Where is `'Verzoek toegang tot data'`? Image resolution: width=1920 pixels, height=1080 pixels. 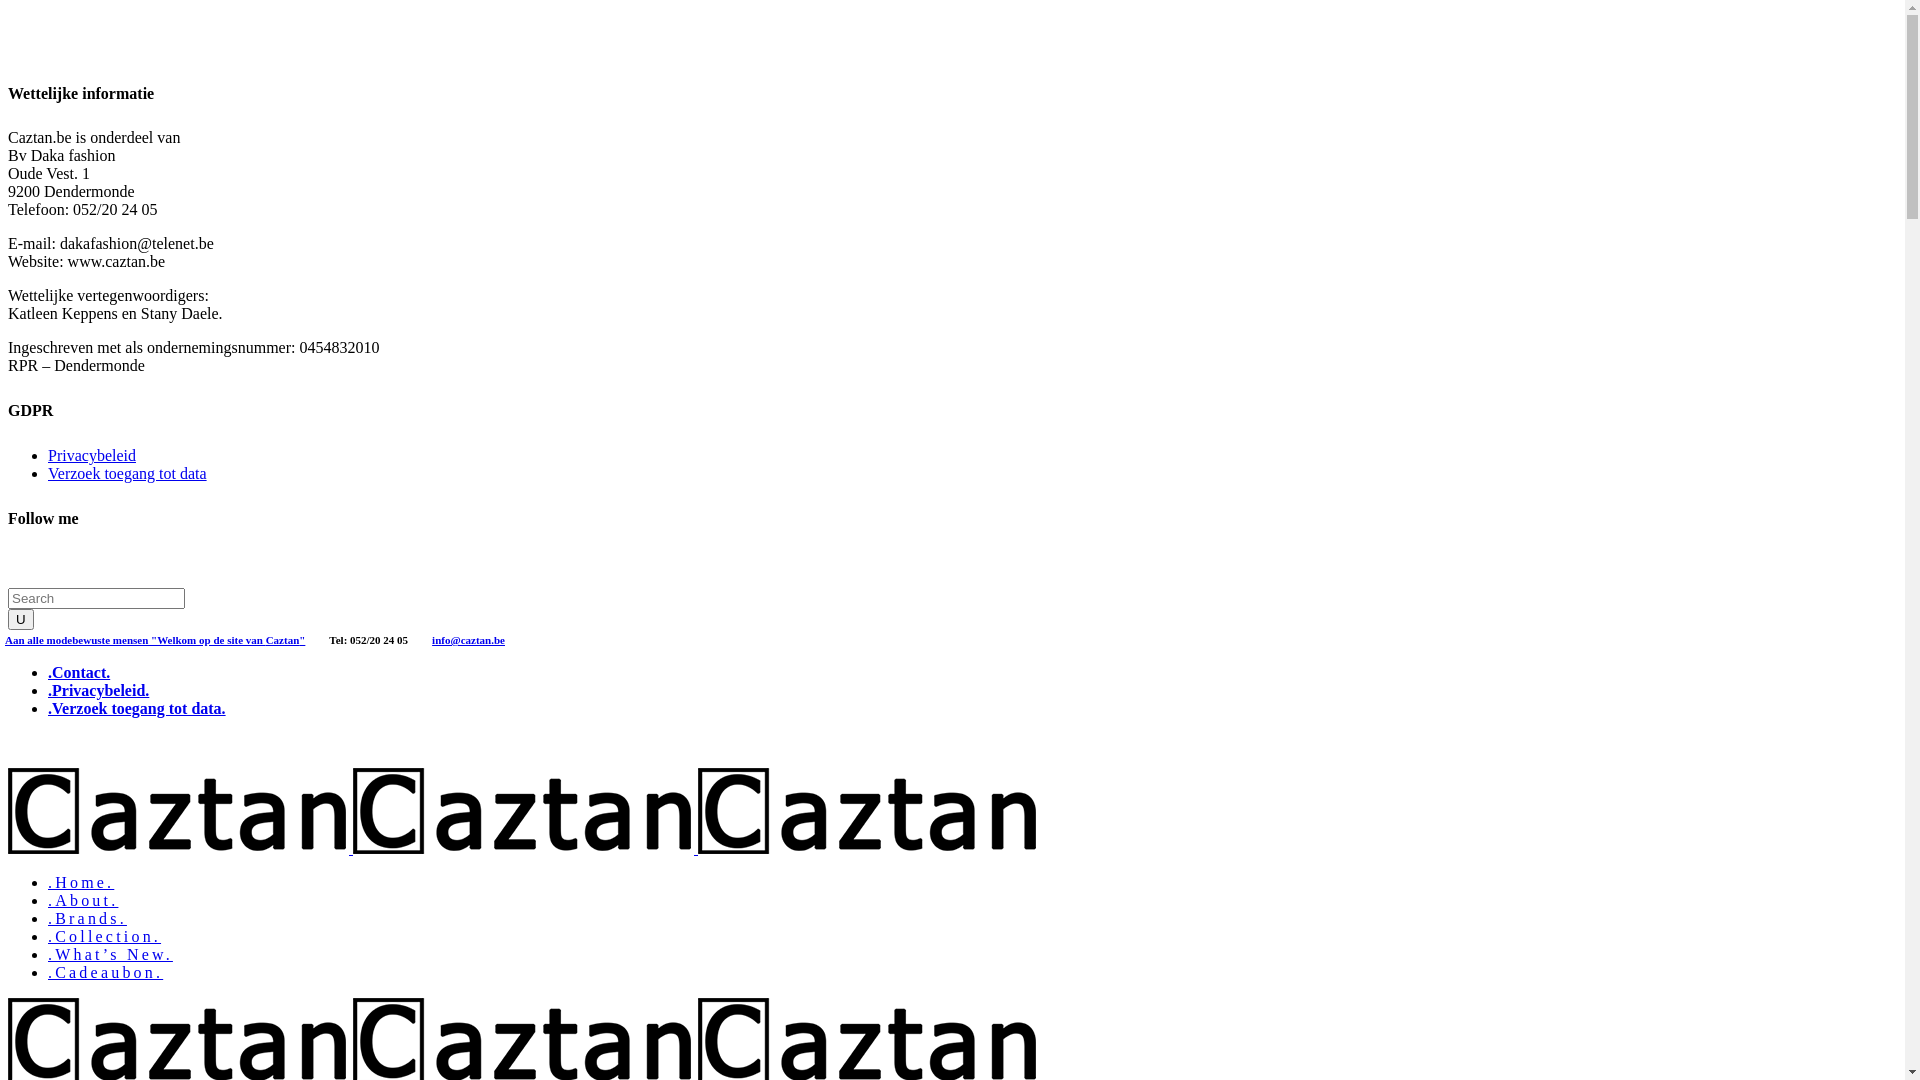
'Verzoek toegang tot data' is located at coordinates (126, 473).